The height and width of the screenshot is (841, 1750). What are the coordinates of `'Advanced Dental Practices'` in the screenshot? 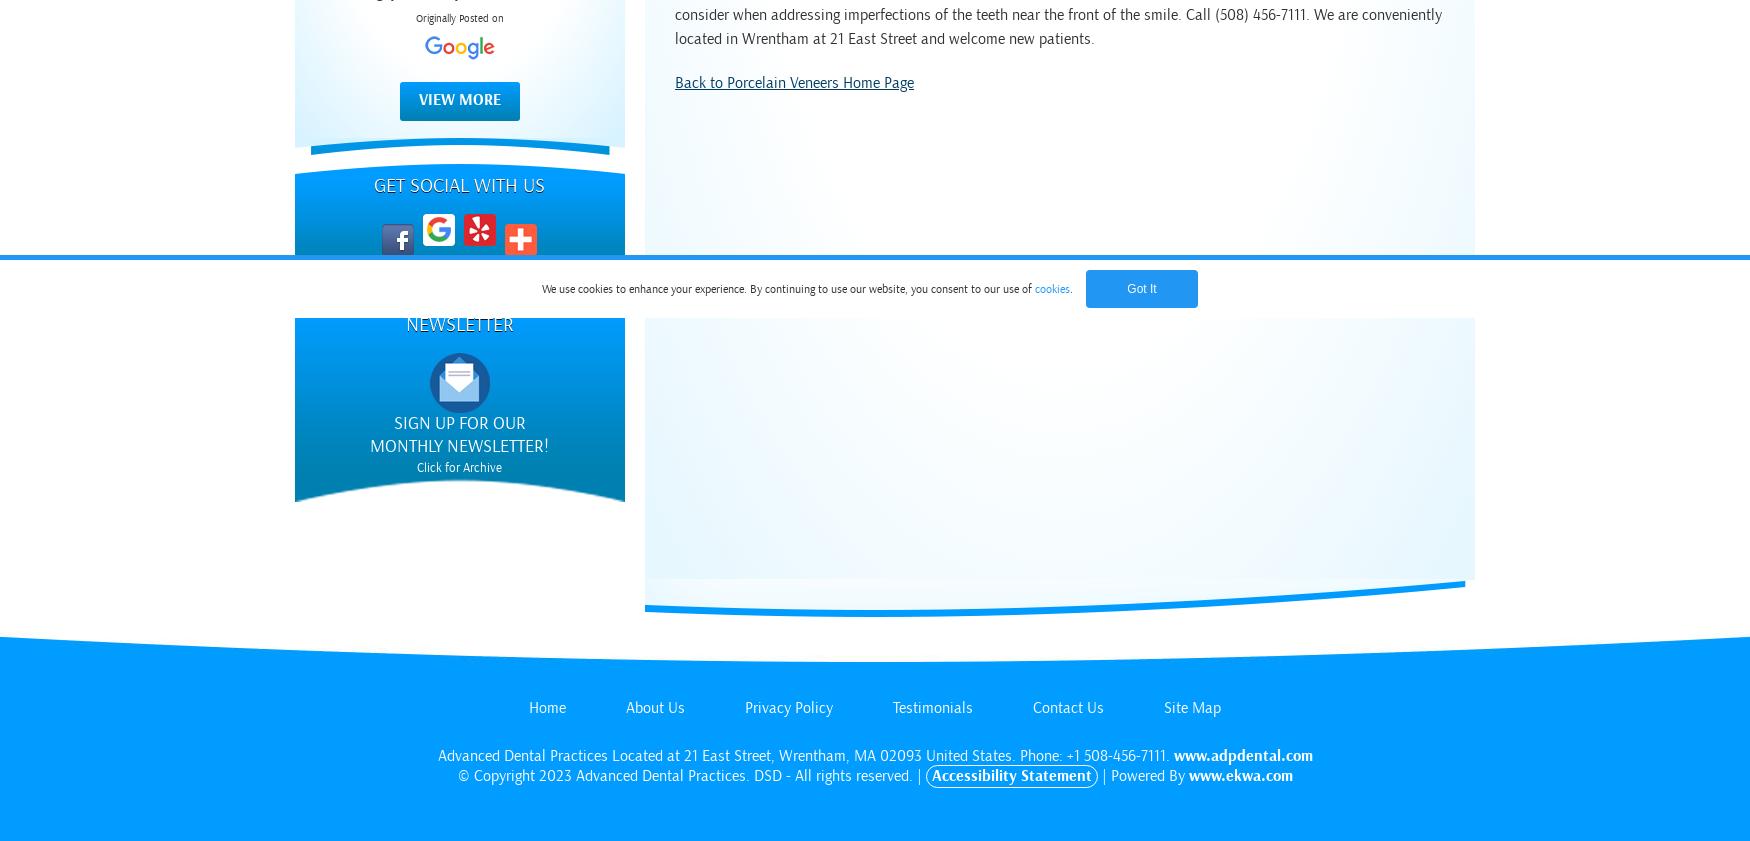 It's located at (521, 755).